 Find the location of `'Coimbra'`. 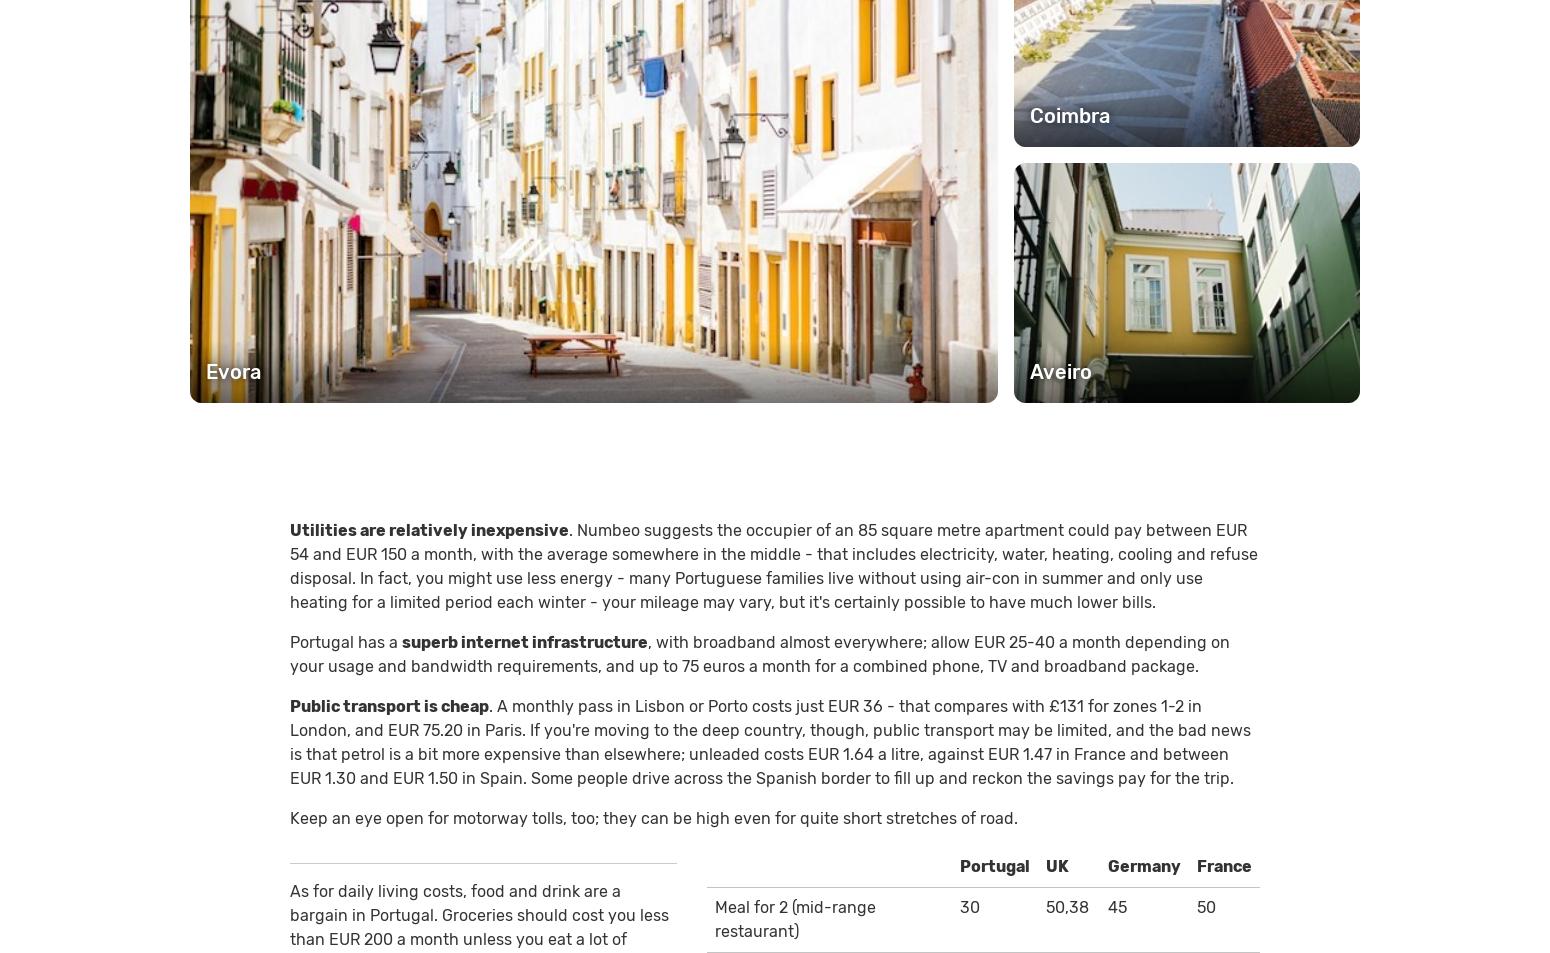

'Coimbra' is located at coordinates (1069, 114).